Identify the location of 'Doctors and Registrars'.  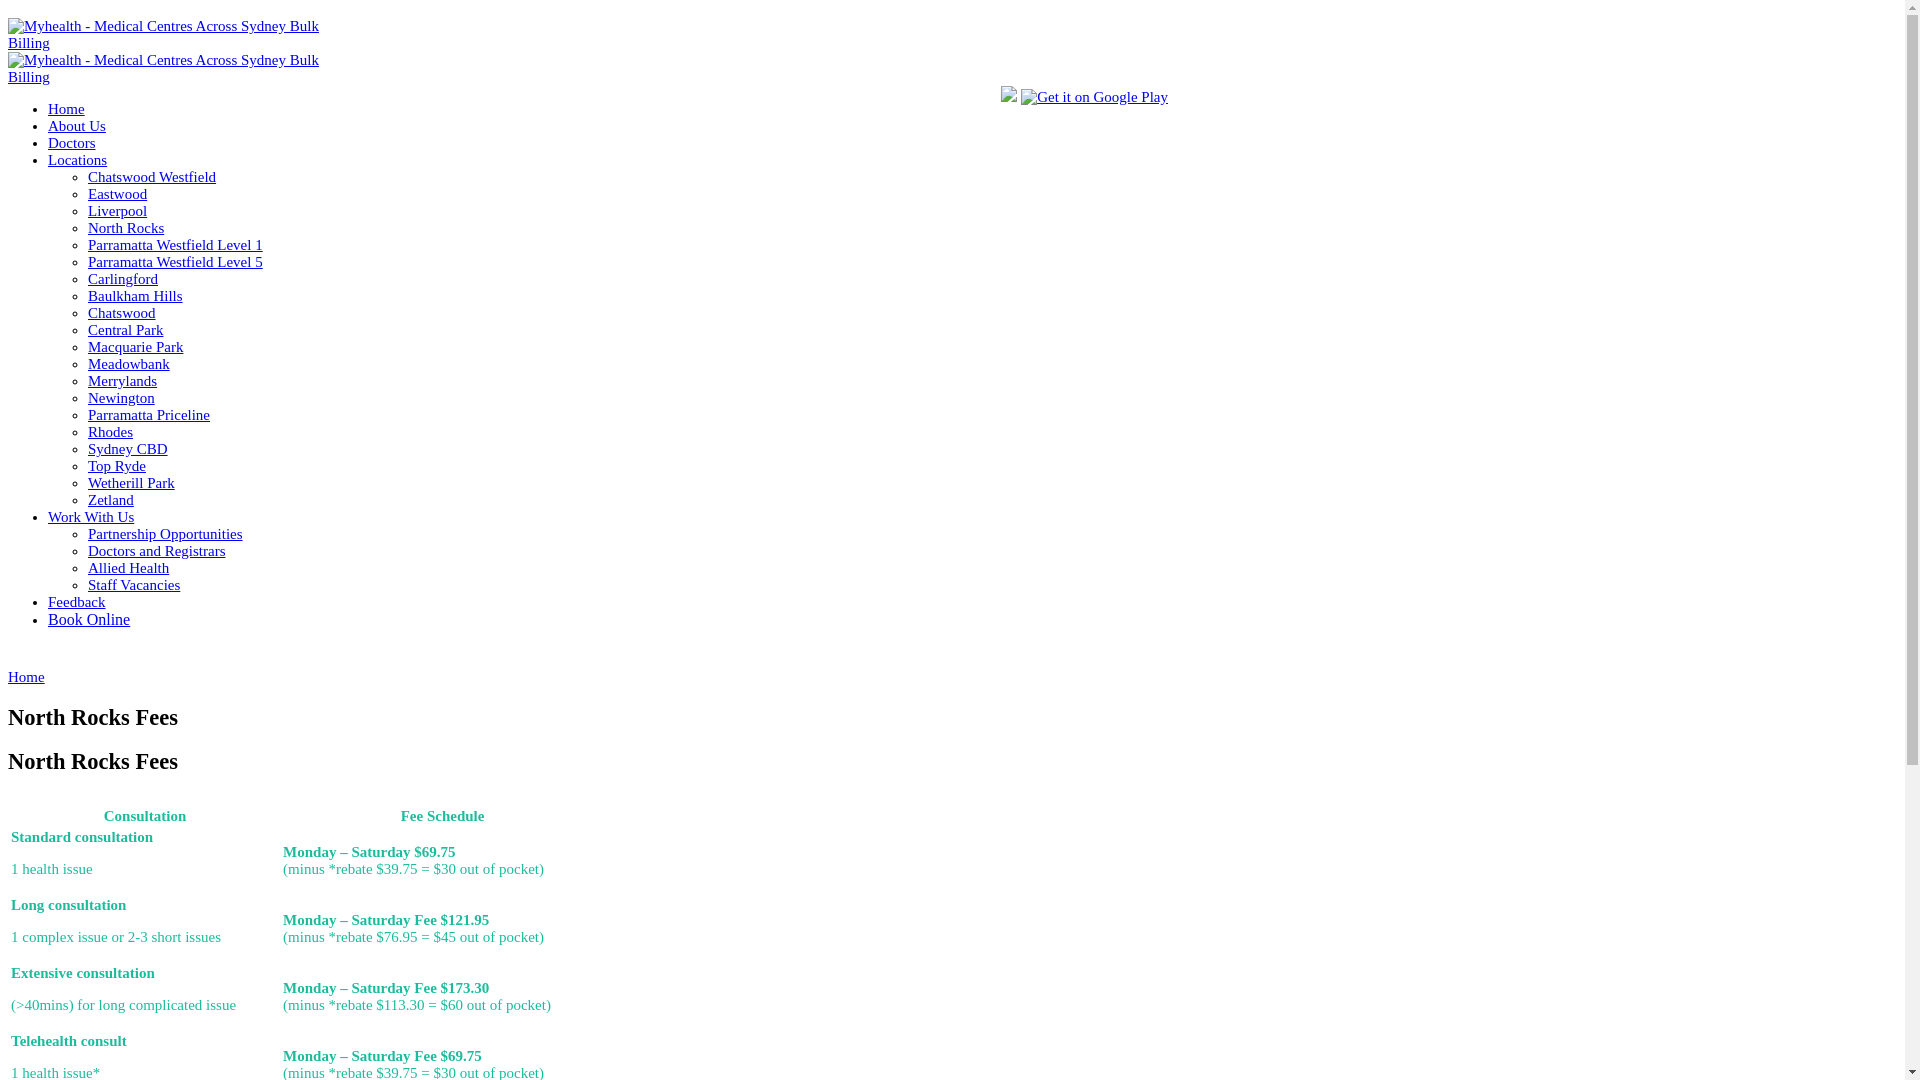
(155, 551).